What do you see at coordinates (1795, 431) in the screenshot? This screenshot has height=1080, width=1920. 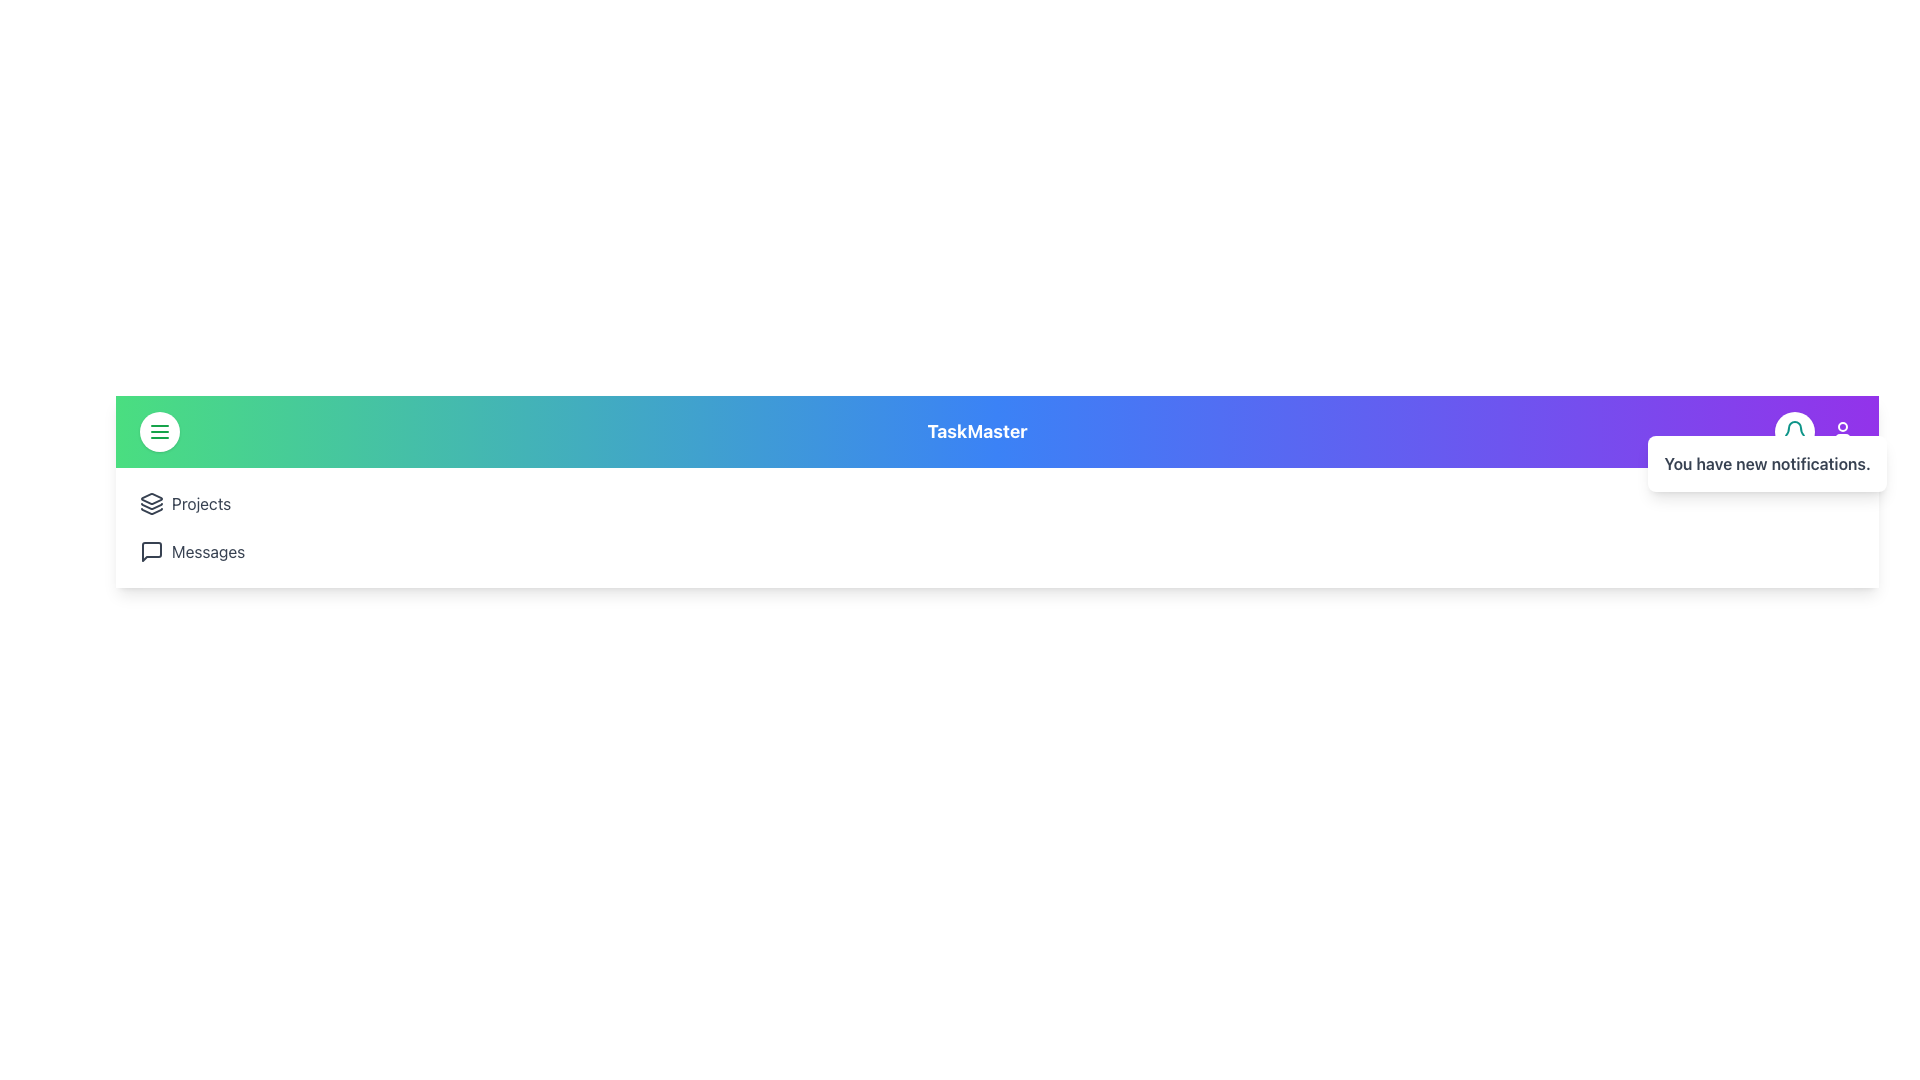 I see `the notification alert icon located at the center of a rounded button in the top-right corner of the interface` at bounding box center [1795, 431].